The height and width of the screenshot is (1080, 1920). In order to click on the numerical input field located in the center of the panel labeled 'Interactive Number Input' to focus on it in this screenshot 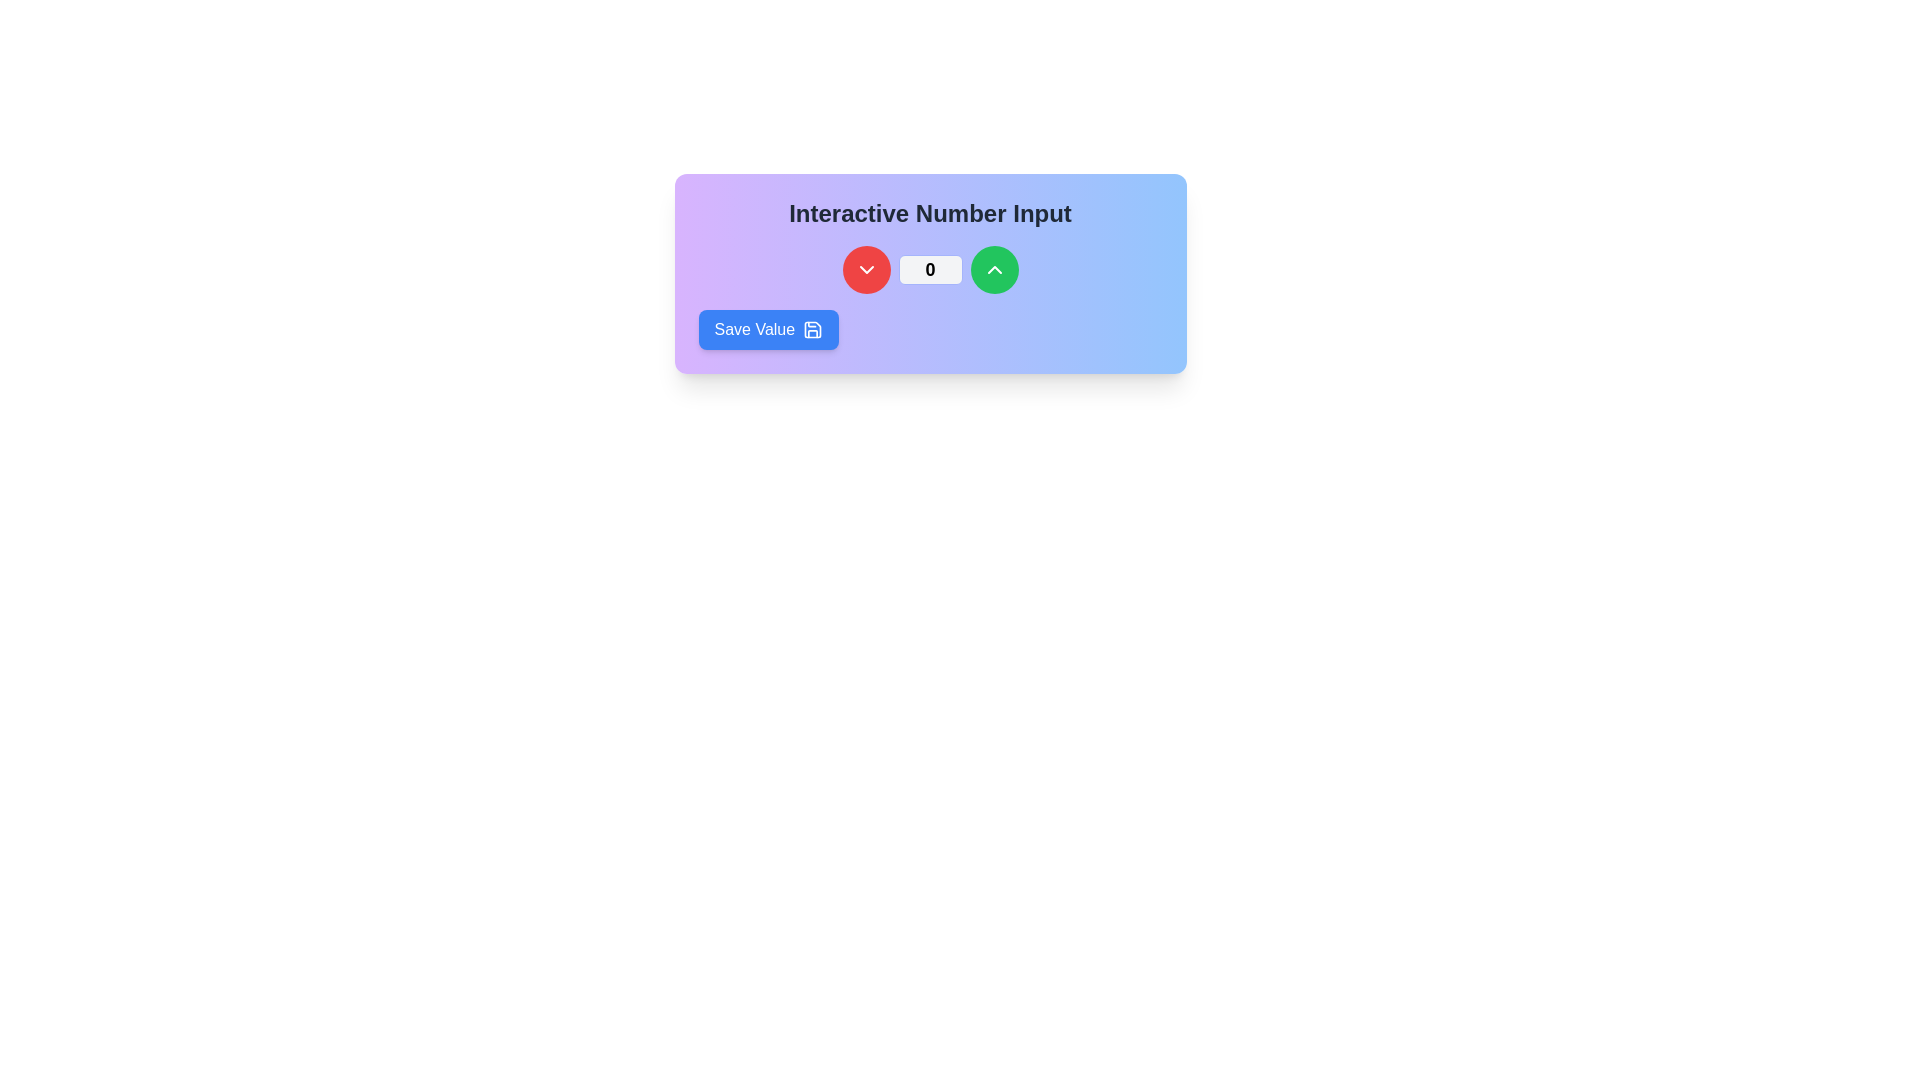, I will do `click(929, 270)`.